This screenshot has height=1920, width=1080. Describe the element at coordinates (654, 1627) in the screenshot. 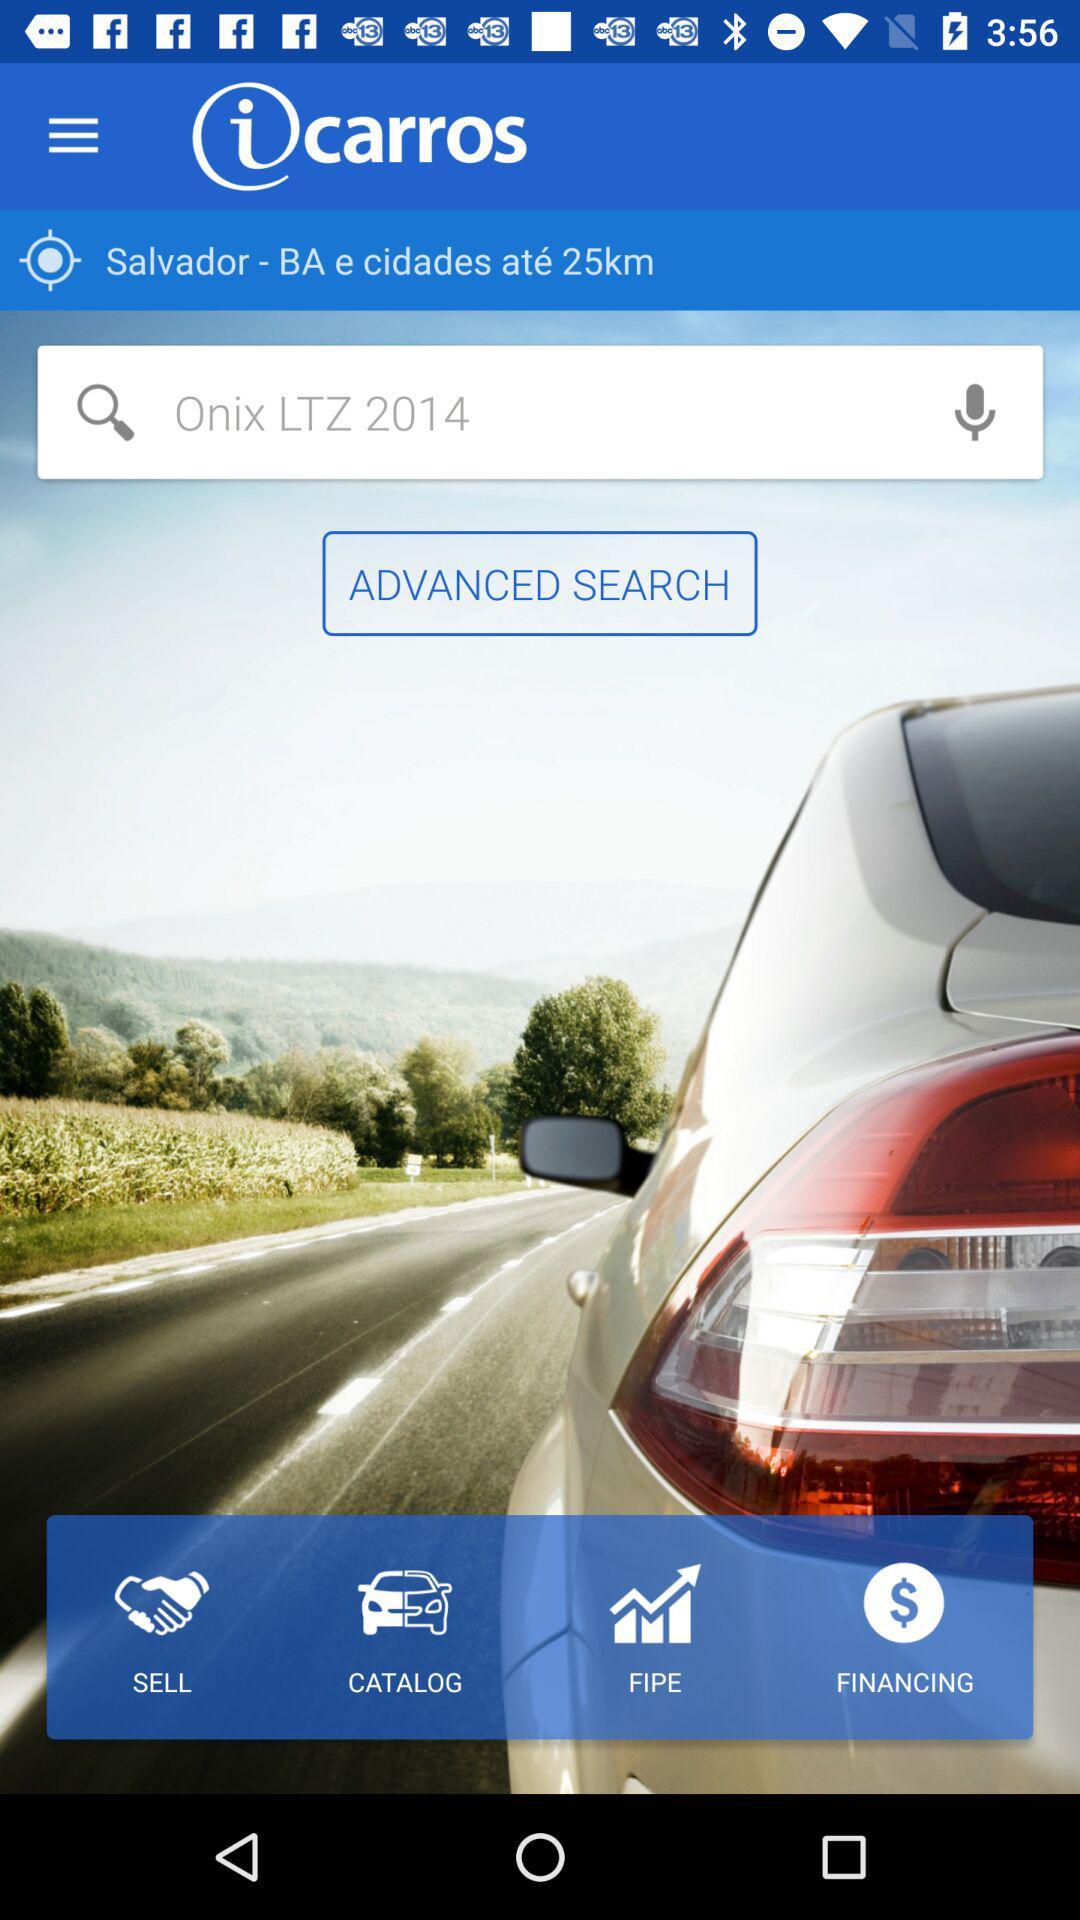

I see `the item to the left of the financing` at that location.